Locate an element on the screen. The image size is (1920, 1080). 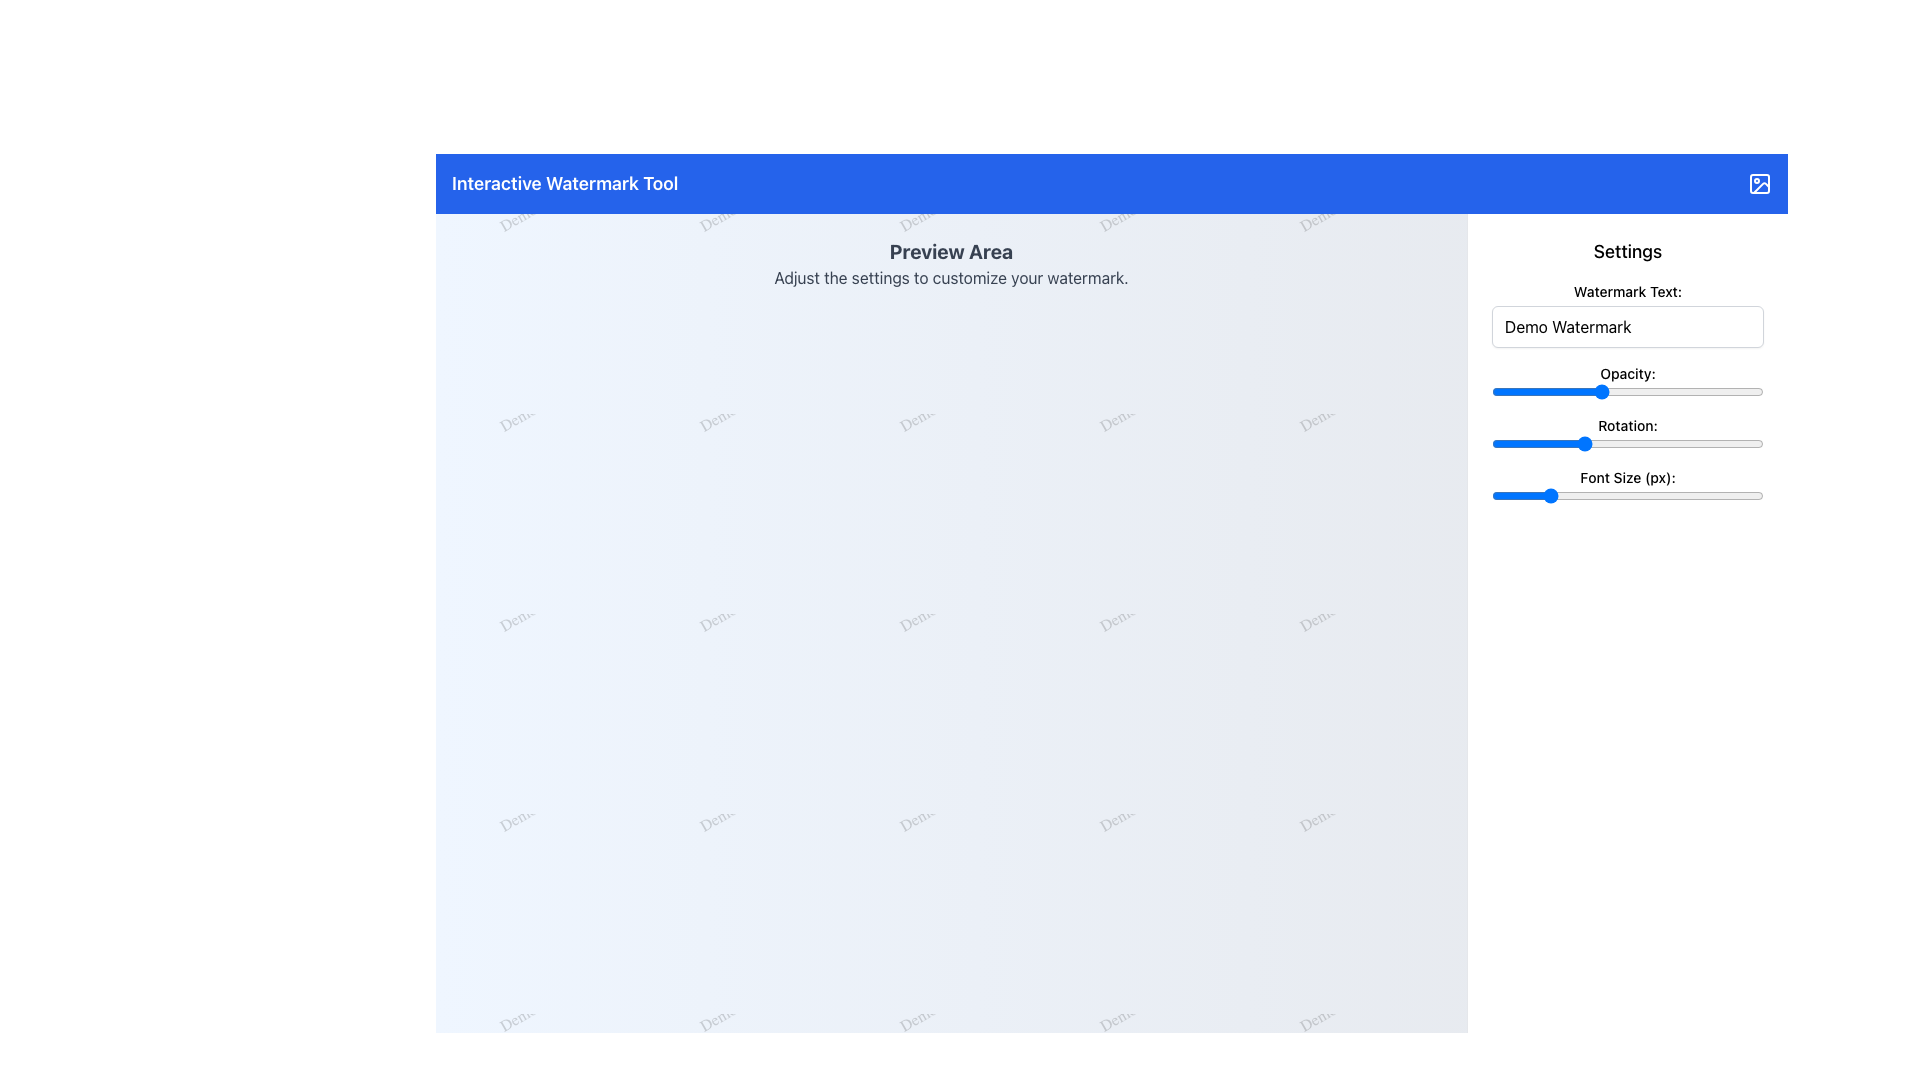
the rotation value of the slider is located at coordinates (1575, 442).